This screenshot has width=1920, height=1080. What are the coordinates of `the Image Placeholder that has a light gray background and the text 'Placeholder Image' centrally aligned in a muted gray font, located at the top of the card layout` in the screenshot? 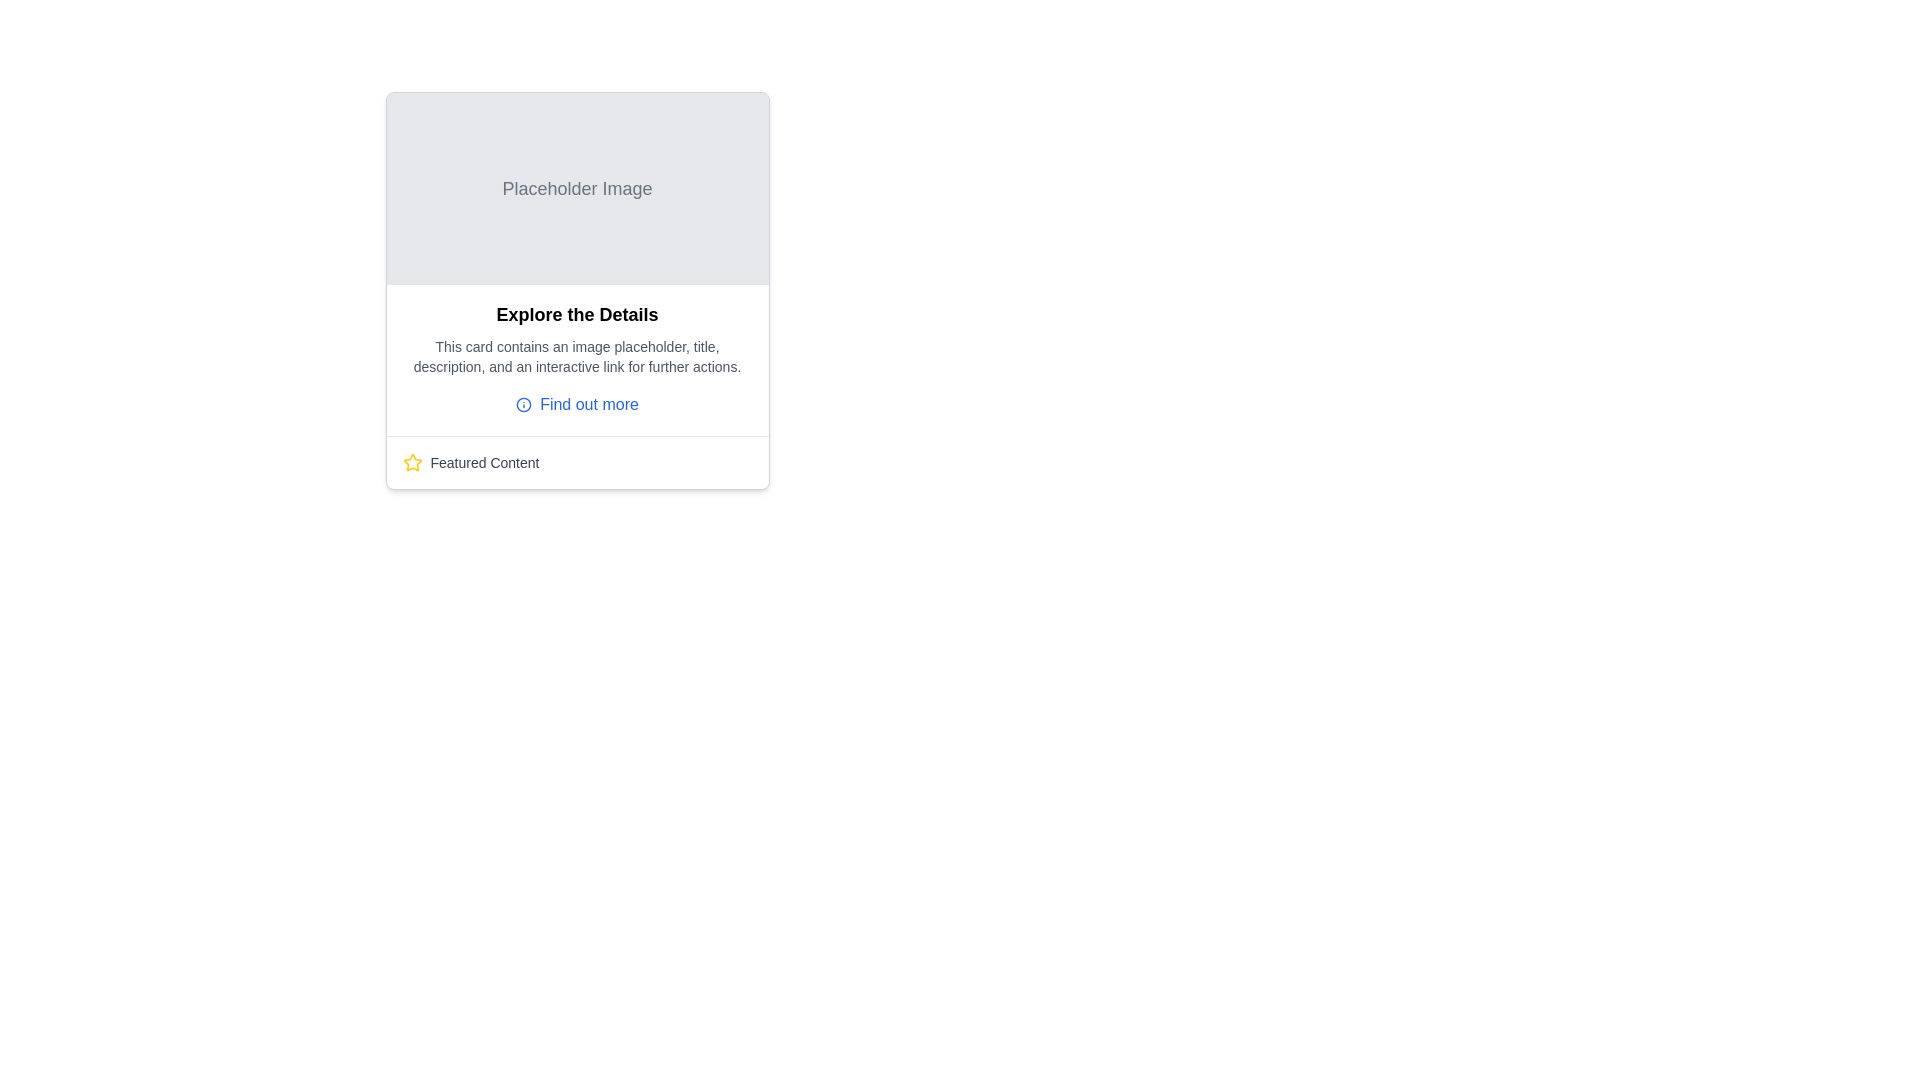 It's located at (576, 189).